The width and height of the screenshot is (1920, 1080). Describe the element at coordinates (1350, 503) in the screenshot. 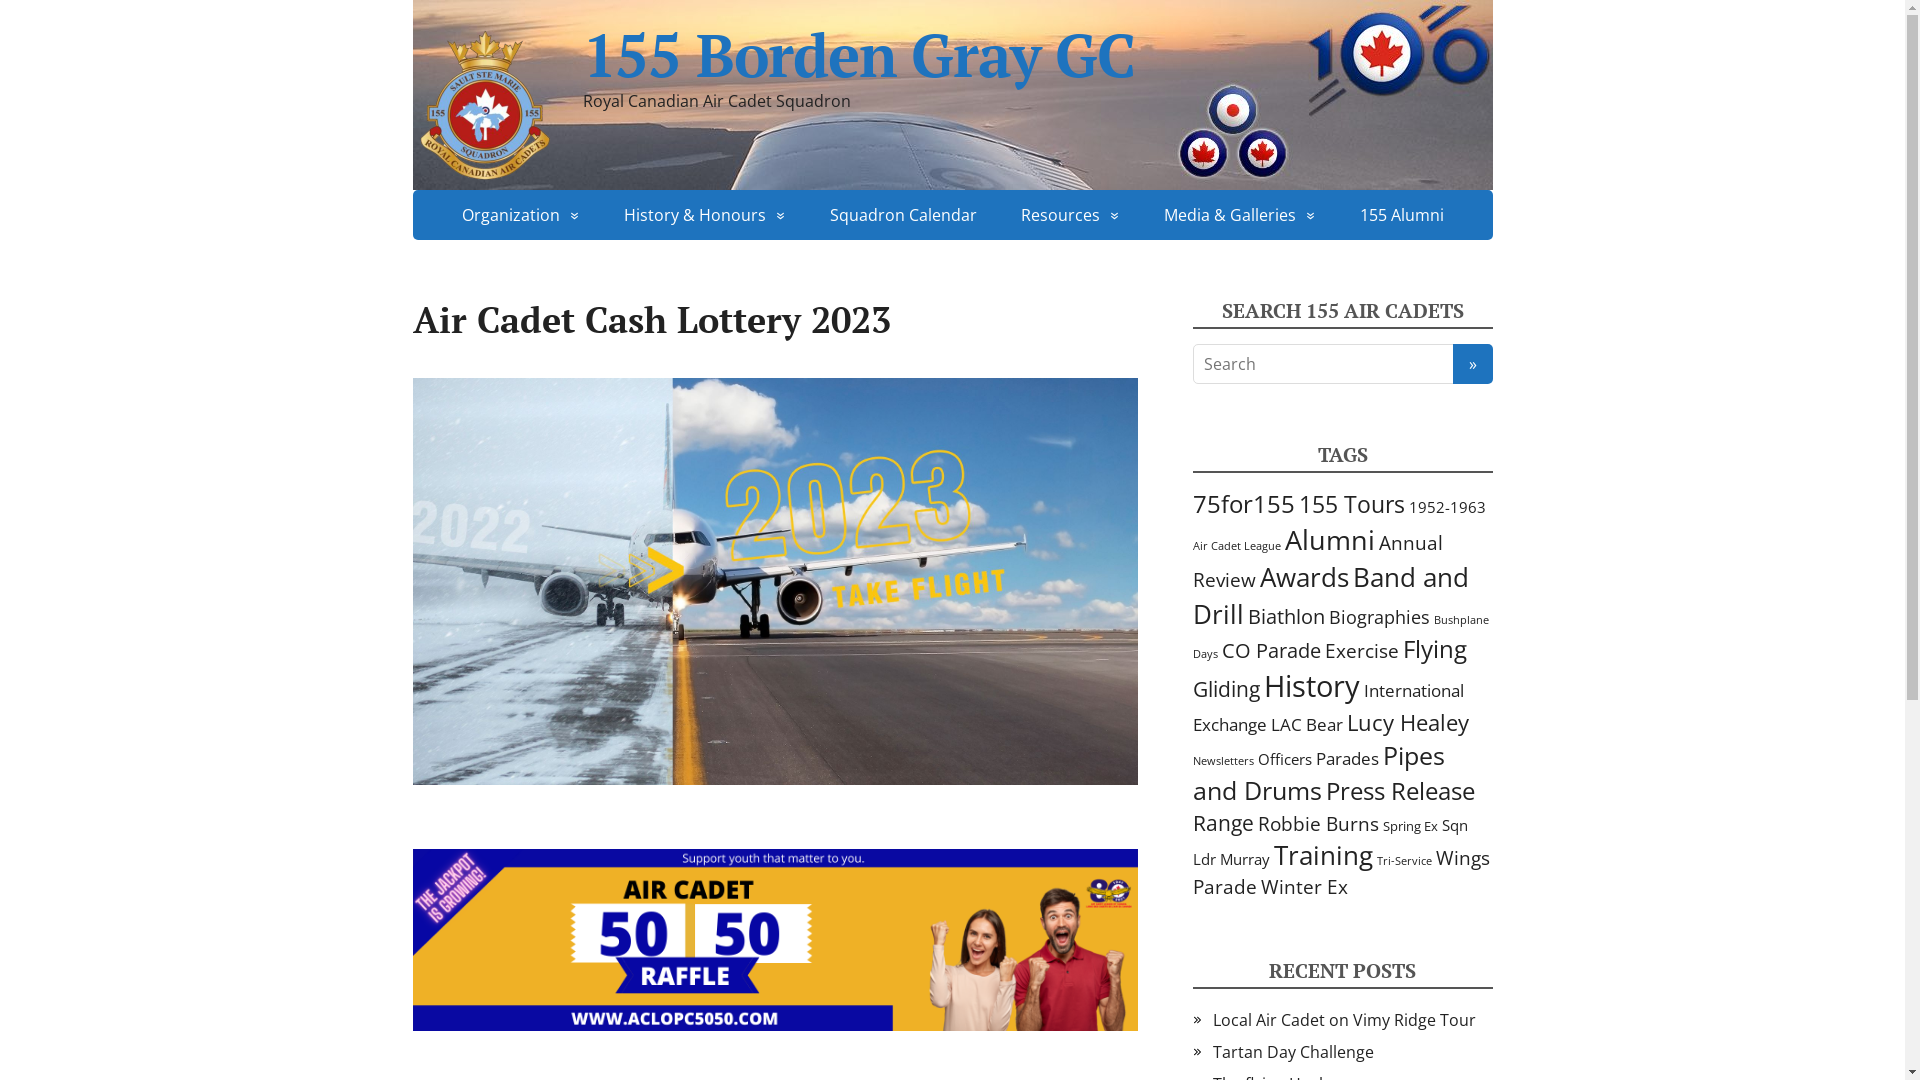

I see `'155 Tours'` at that location.